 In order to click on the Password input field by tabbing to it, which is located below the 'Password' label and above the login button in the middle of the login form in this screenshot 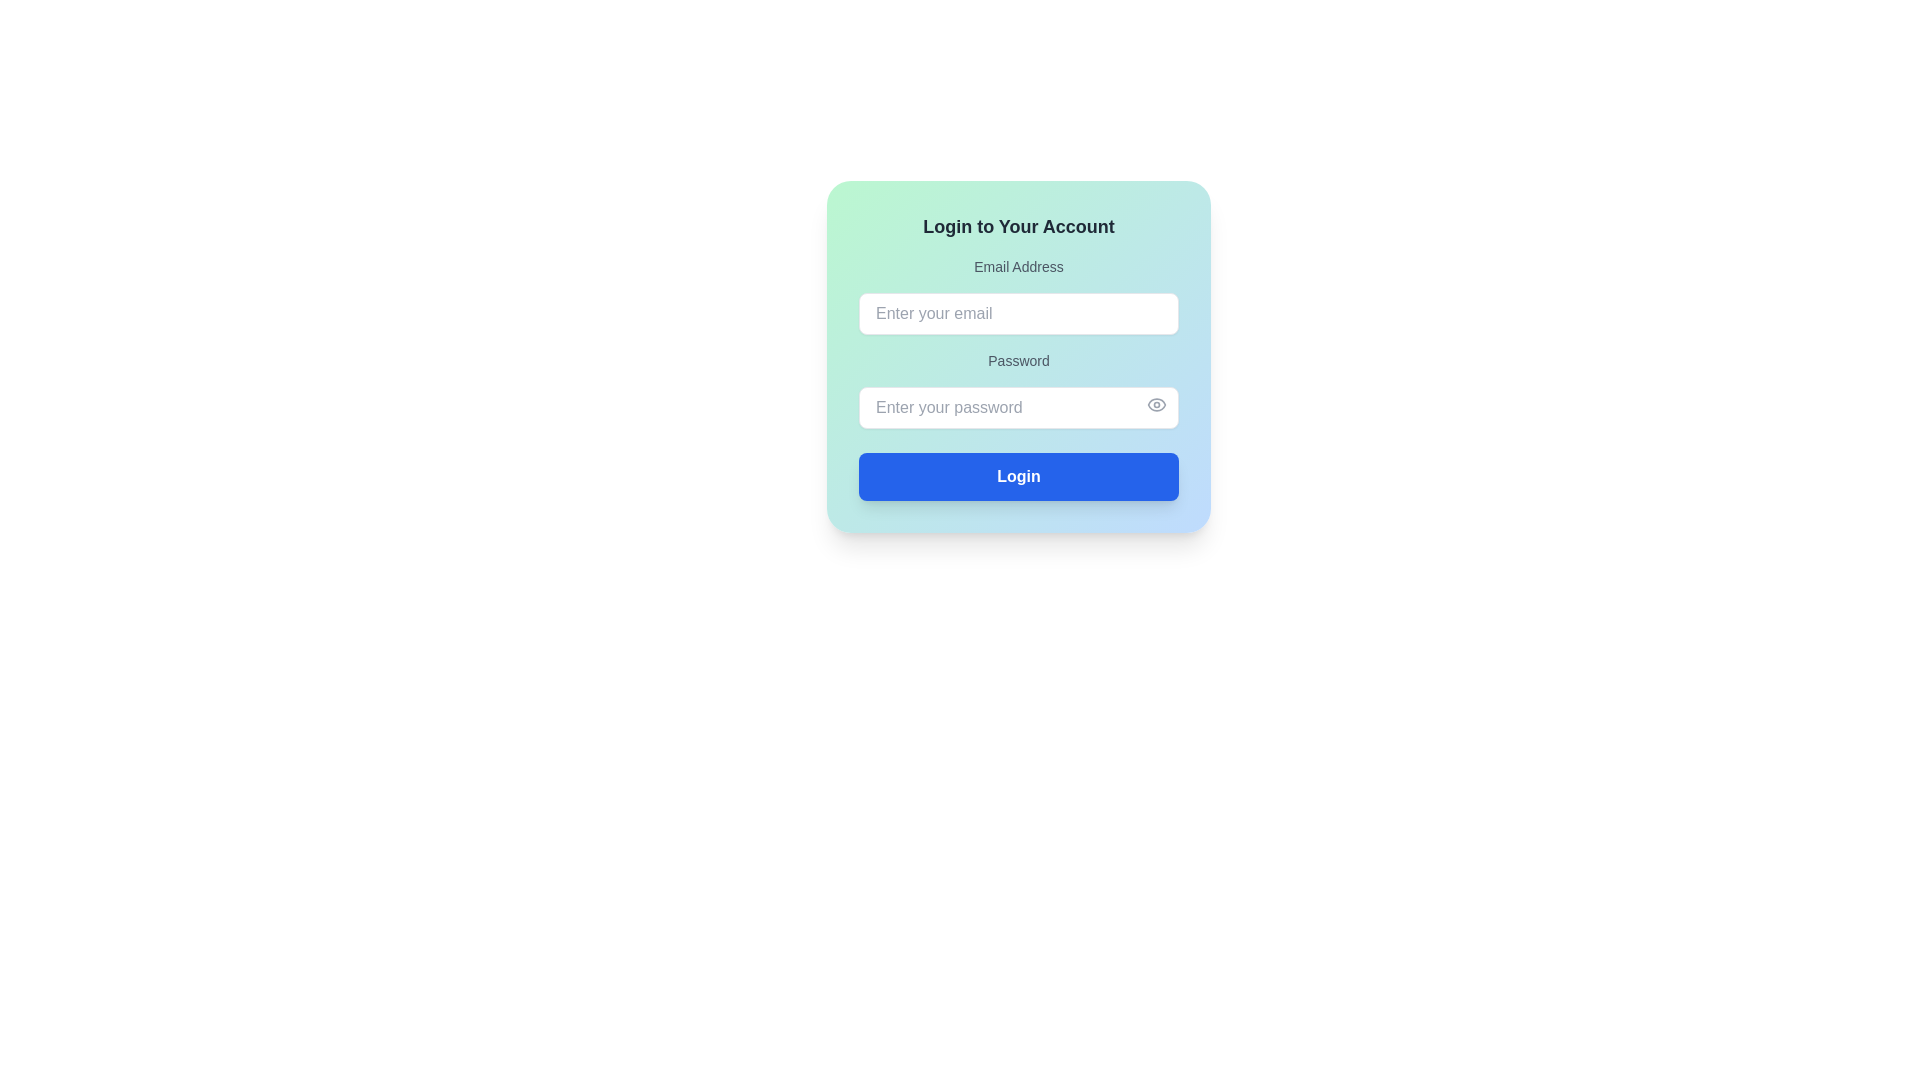, I will do `click(1018, 407)`.